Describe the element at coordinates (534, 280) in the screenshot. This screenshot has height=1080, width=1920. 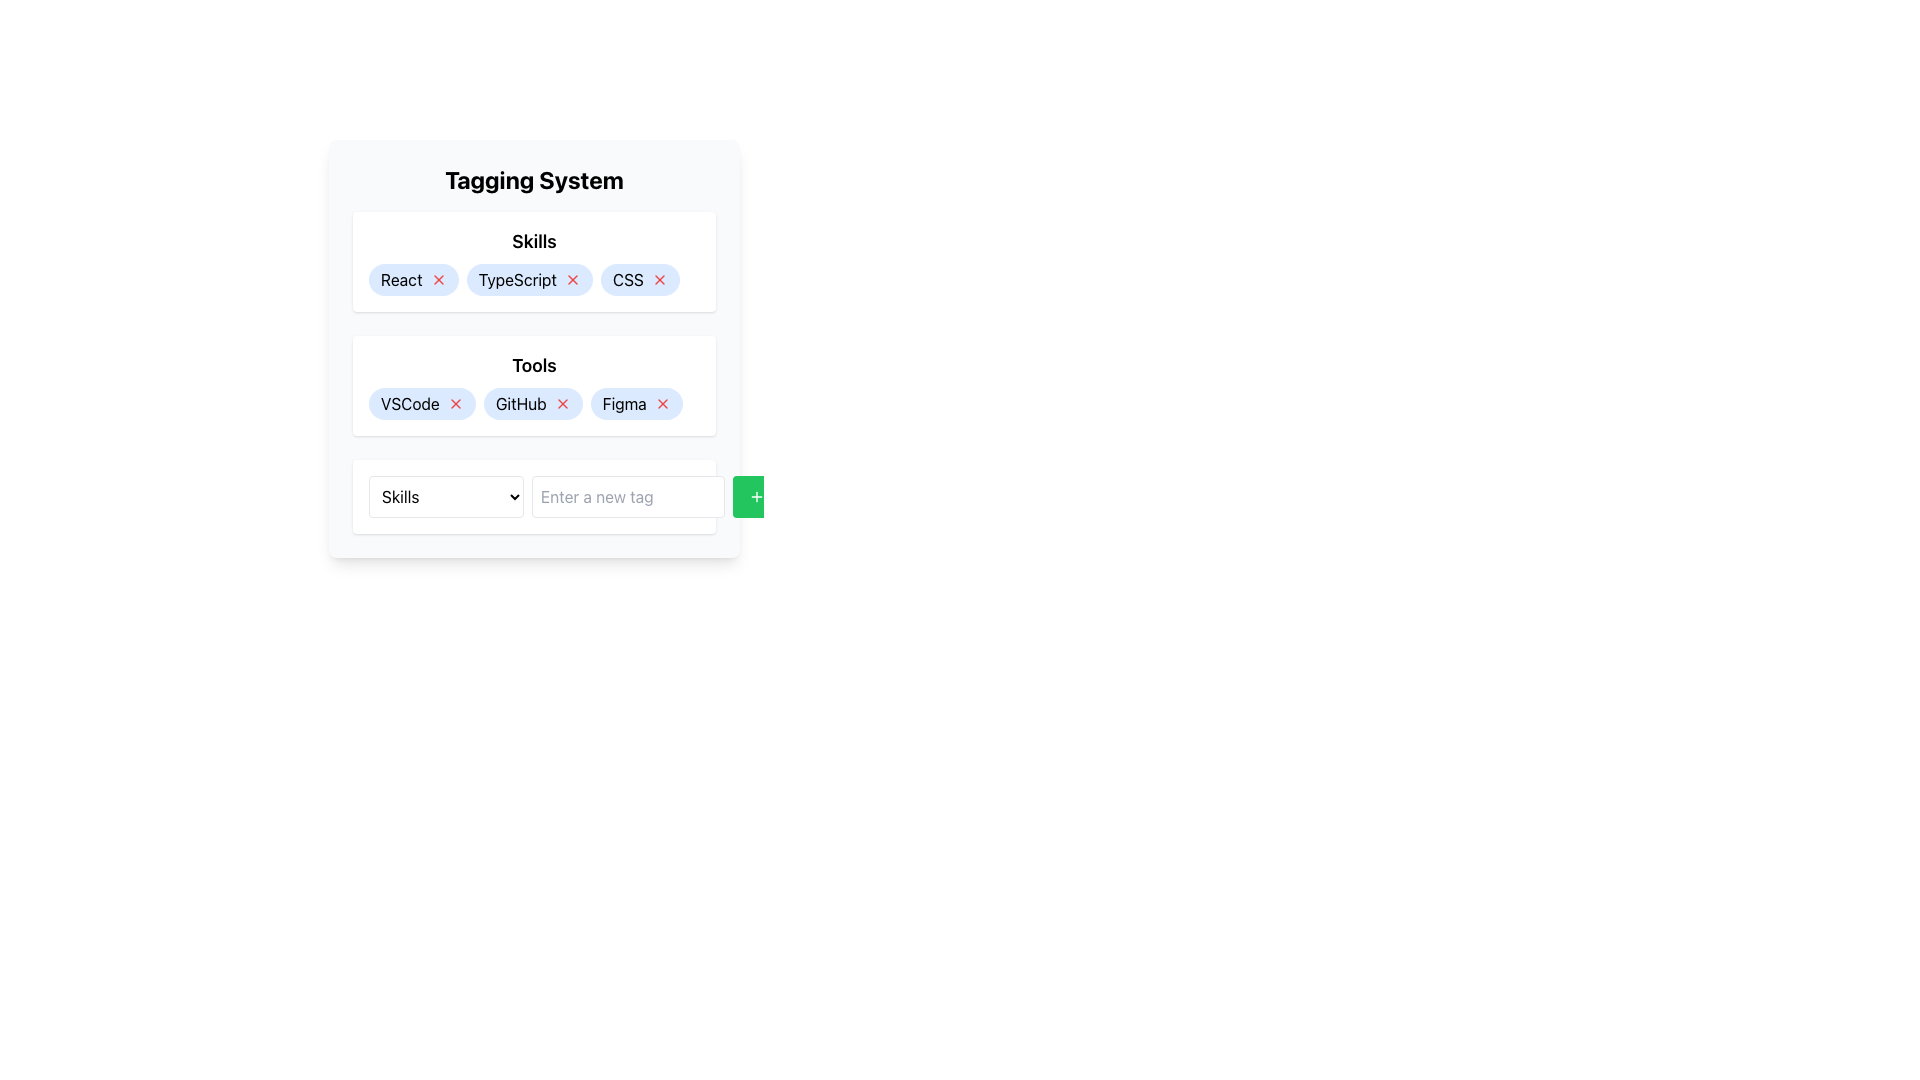
I see `the 'React', 'TypeScript', and 'CSS' tags in the Tag List located under the 'Skills' section` at that location.